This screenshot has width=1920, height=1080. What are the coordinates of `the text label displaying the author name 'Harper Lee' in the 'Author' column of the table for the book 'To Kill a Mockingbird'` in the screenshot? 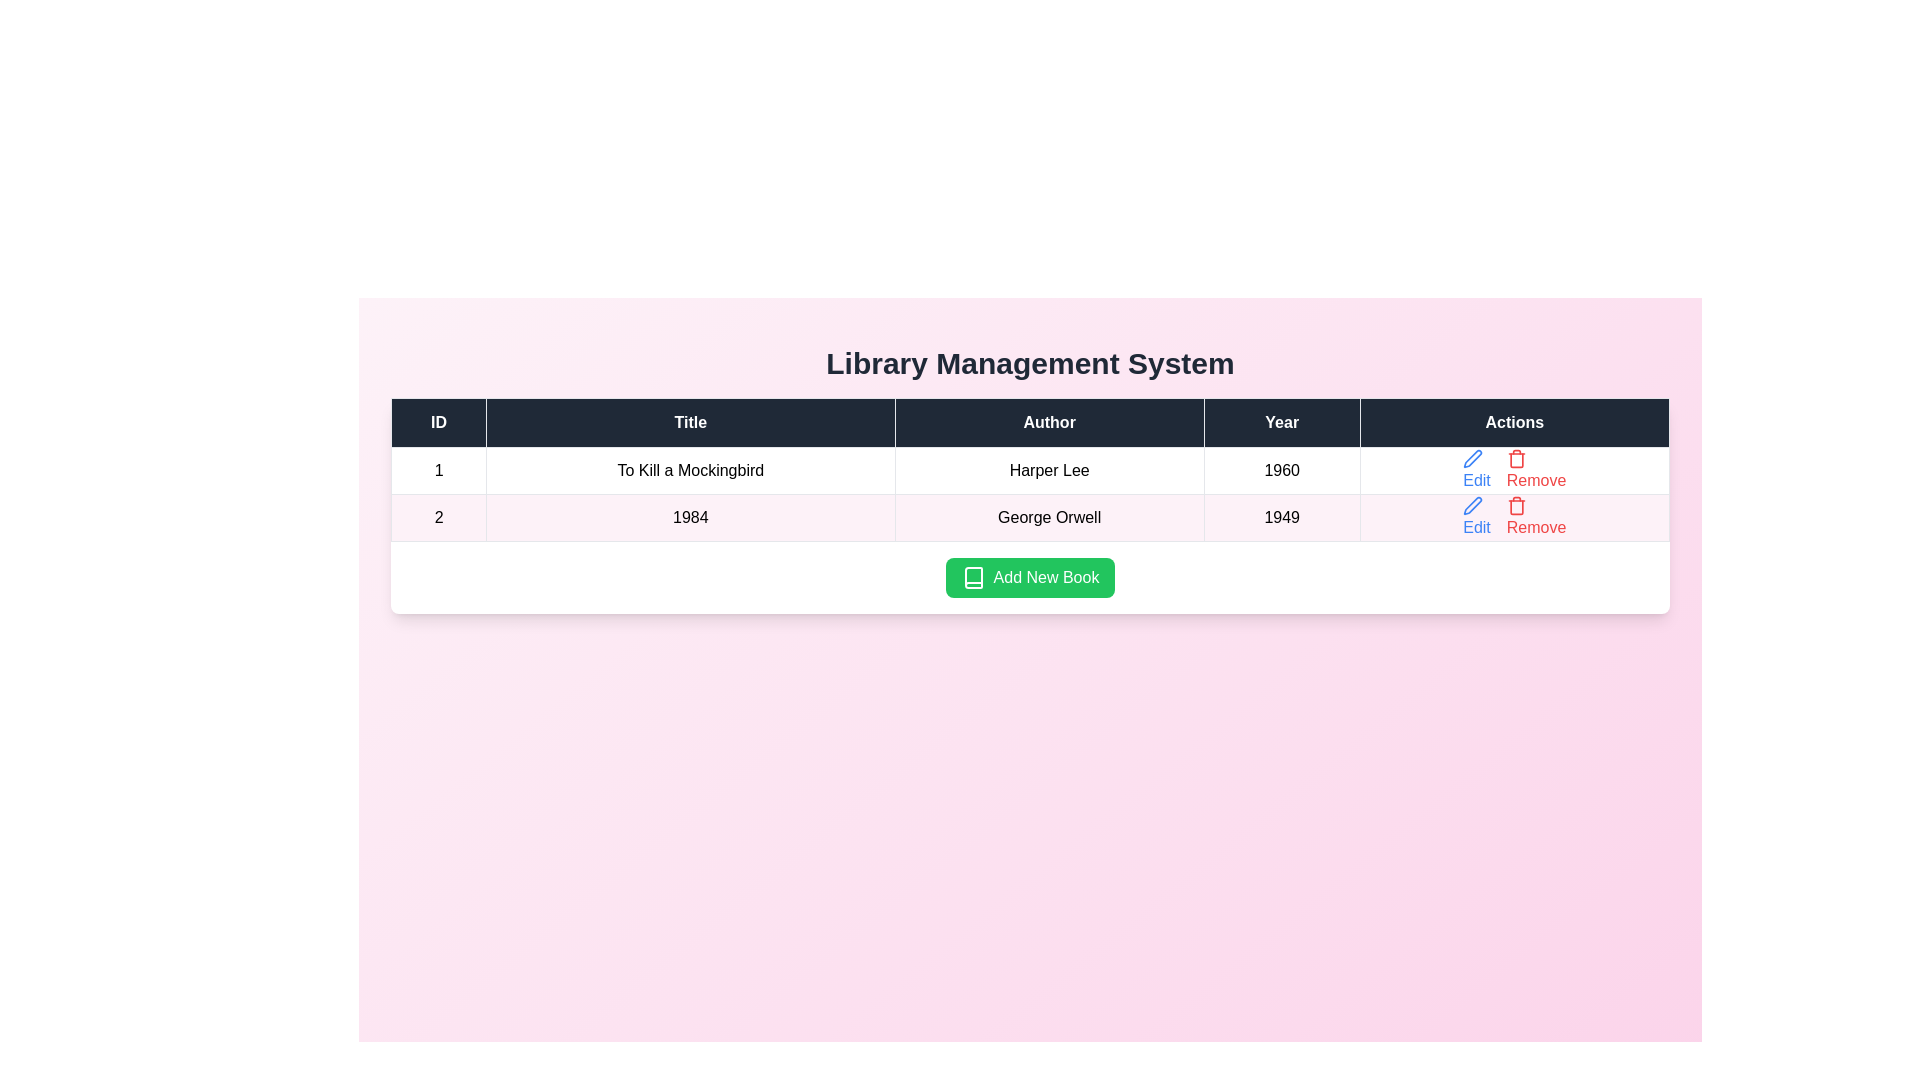 It's located at (1048, 470).